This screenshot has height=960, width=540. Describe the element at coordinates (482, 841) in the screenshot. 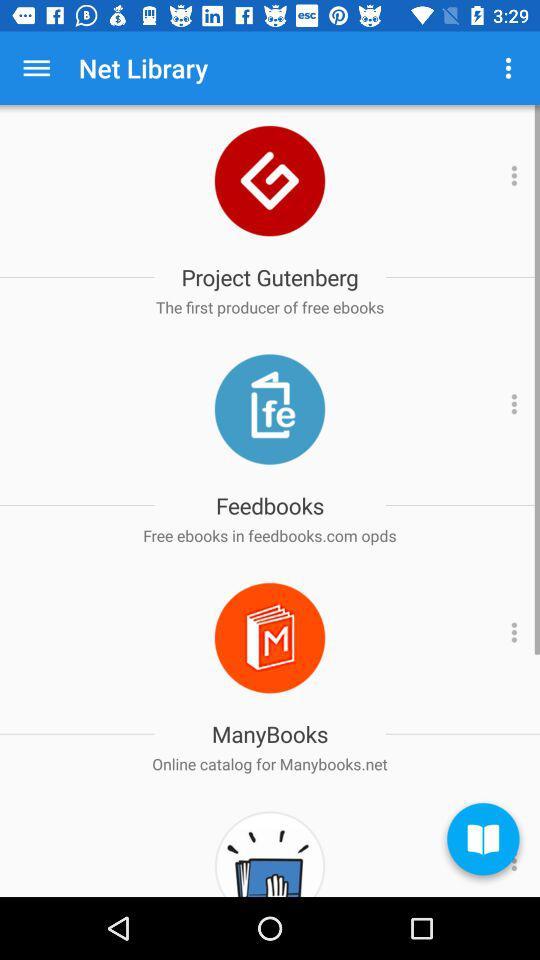

I see `the book icon` at that location.